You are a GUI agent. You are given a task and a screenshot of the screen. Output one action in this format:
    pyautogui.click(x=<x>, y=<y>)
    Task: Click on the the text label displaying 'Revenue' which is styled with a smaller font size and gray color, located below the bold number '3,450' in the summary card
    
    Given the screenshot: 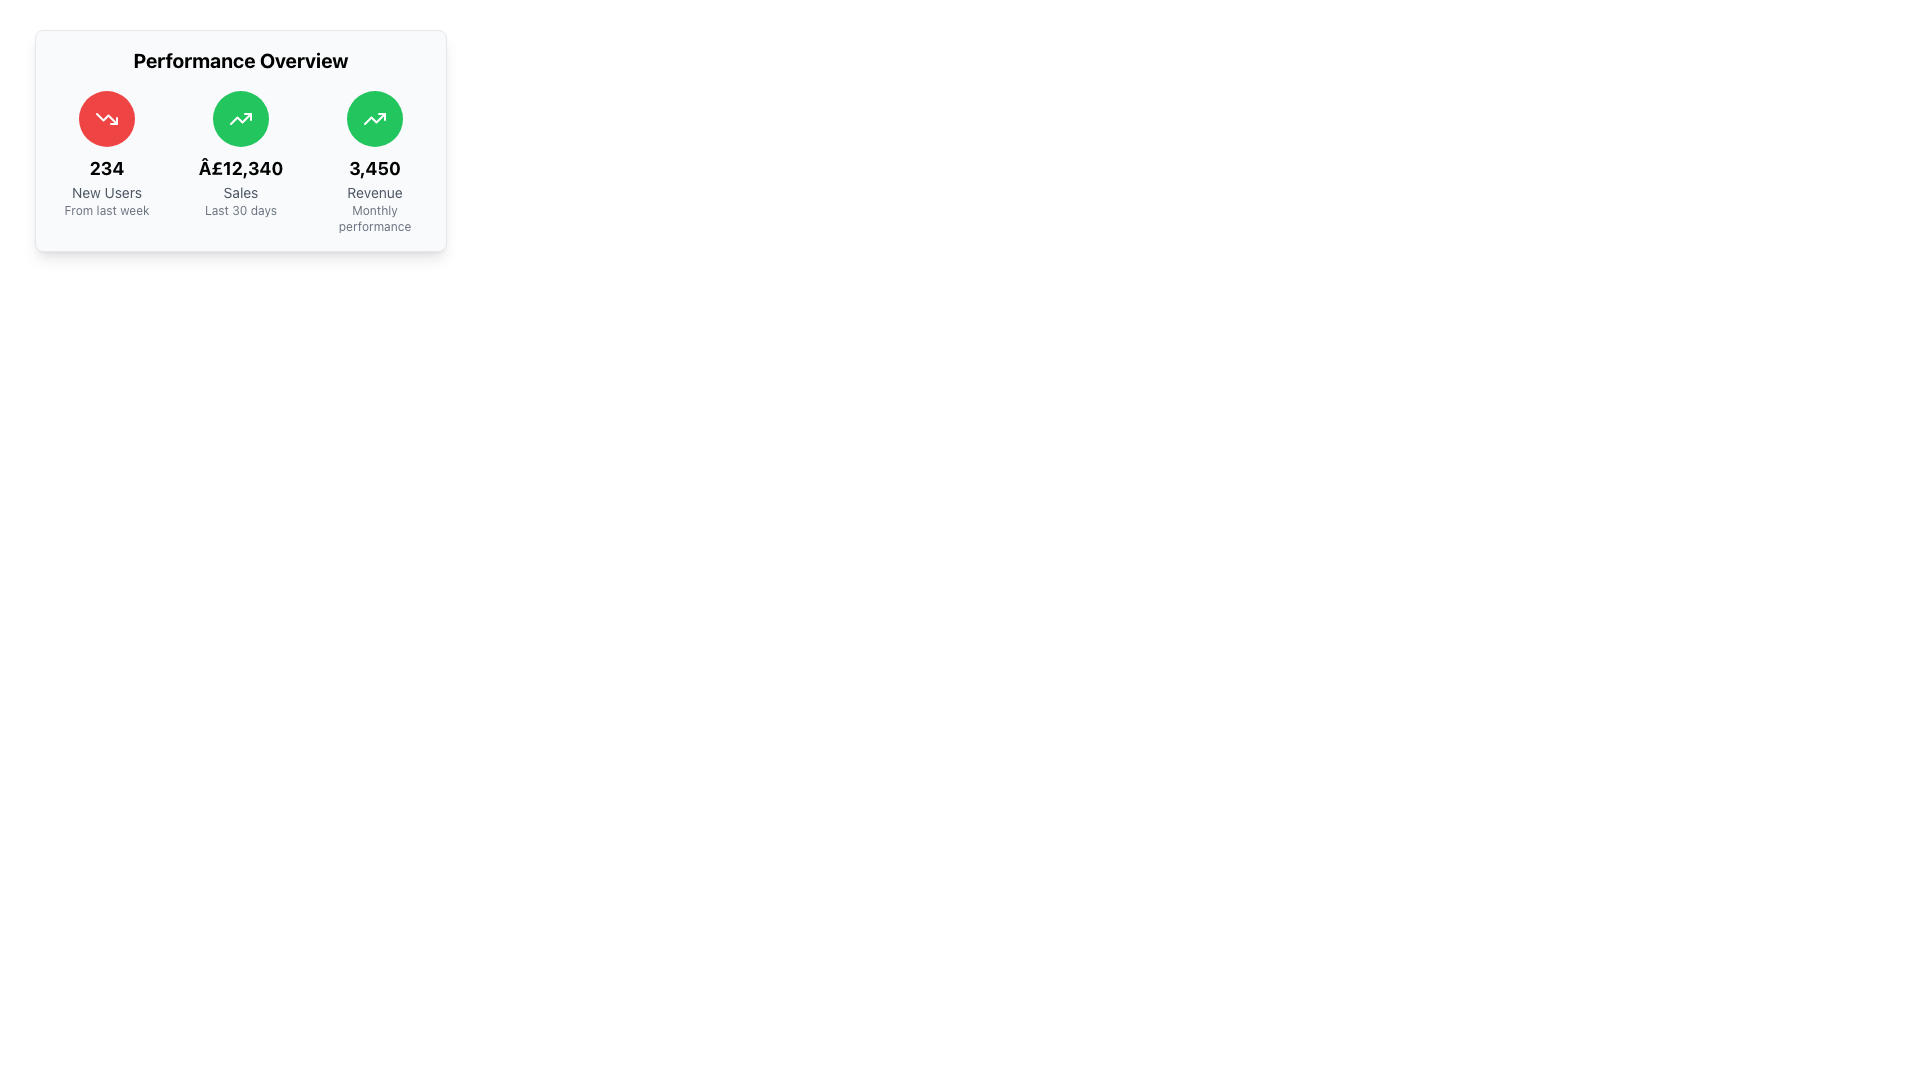 What is the action you would take?
    pyautogui.click(x=374, y=192)
    